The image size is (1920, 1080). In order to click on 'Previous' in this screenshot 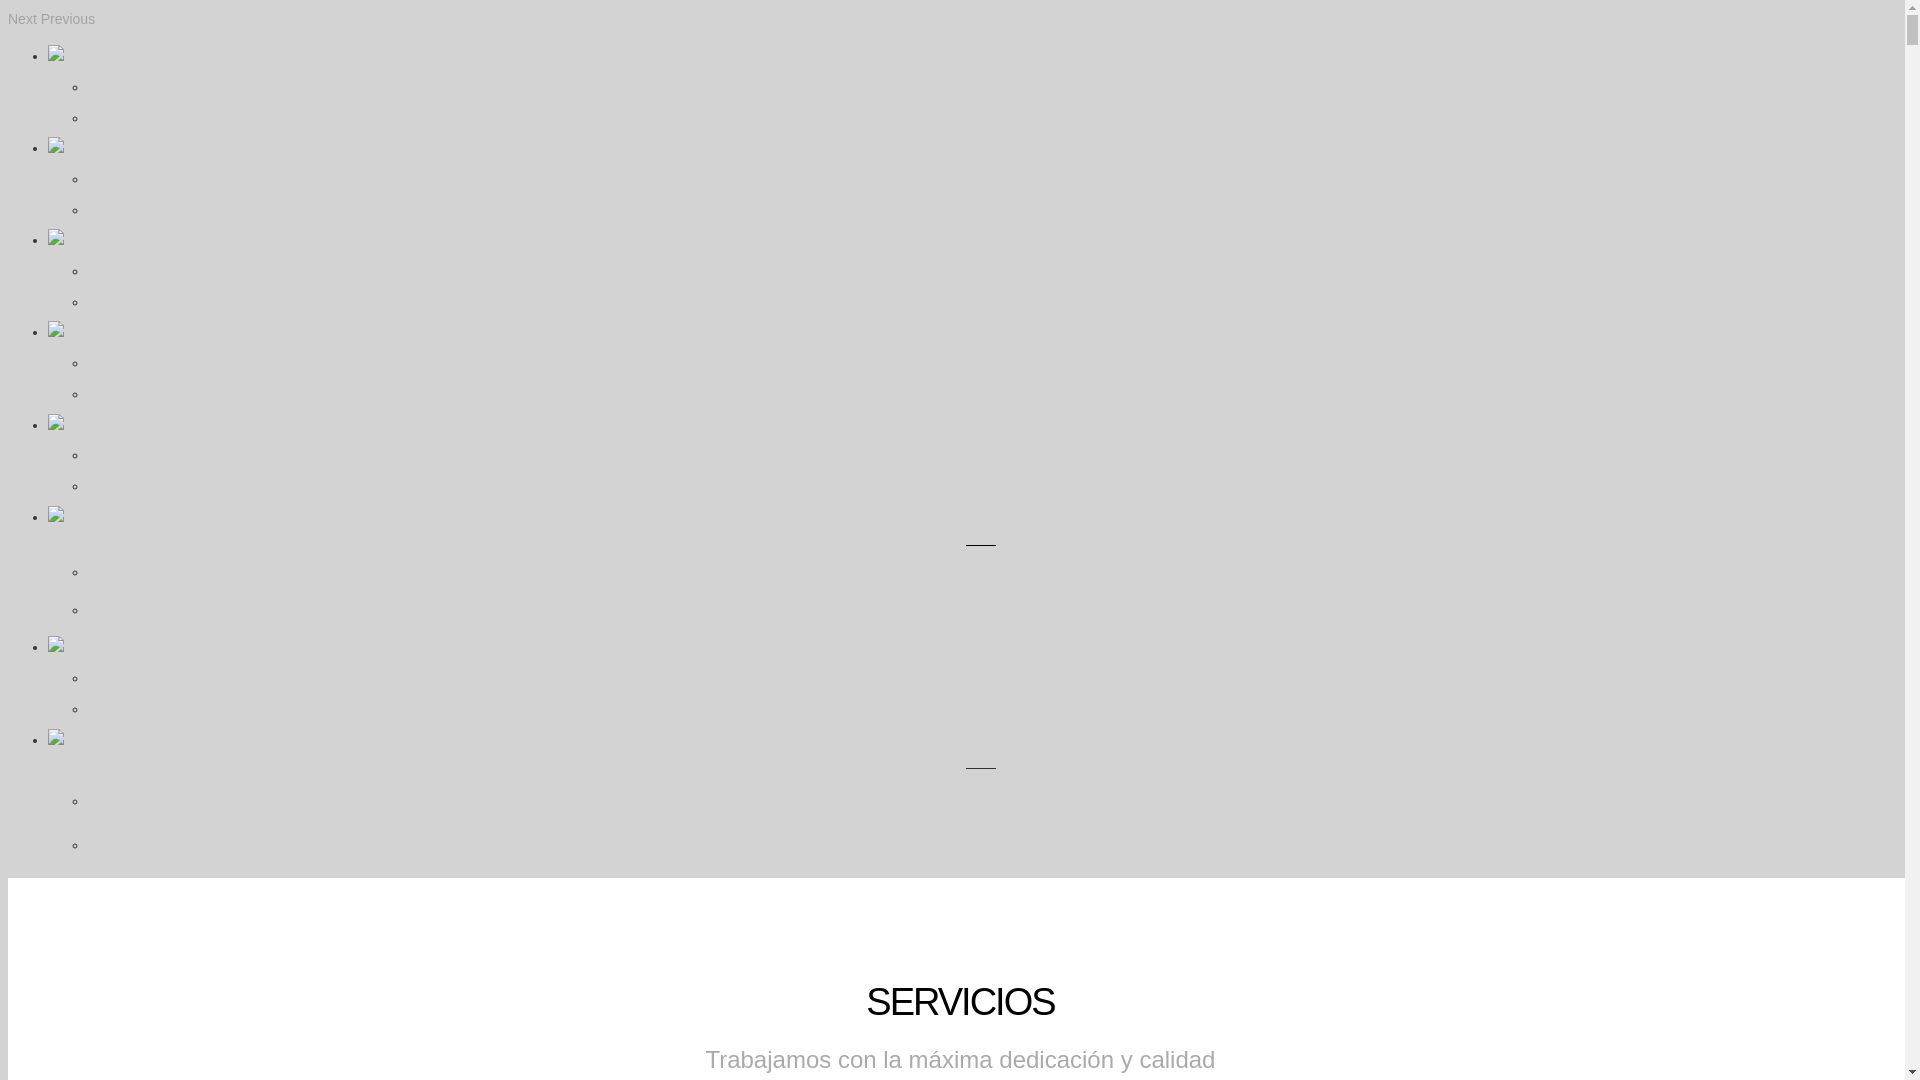, I will do `click(41, 19)`.